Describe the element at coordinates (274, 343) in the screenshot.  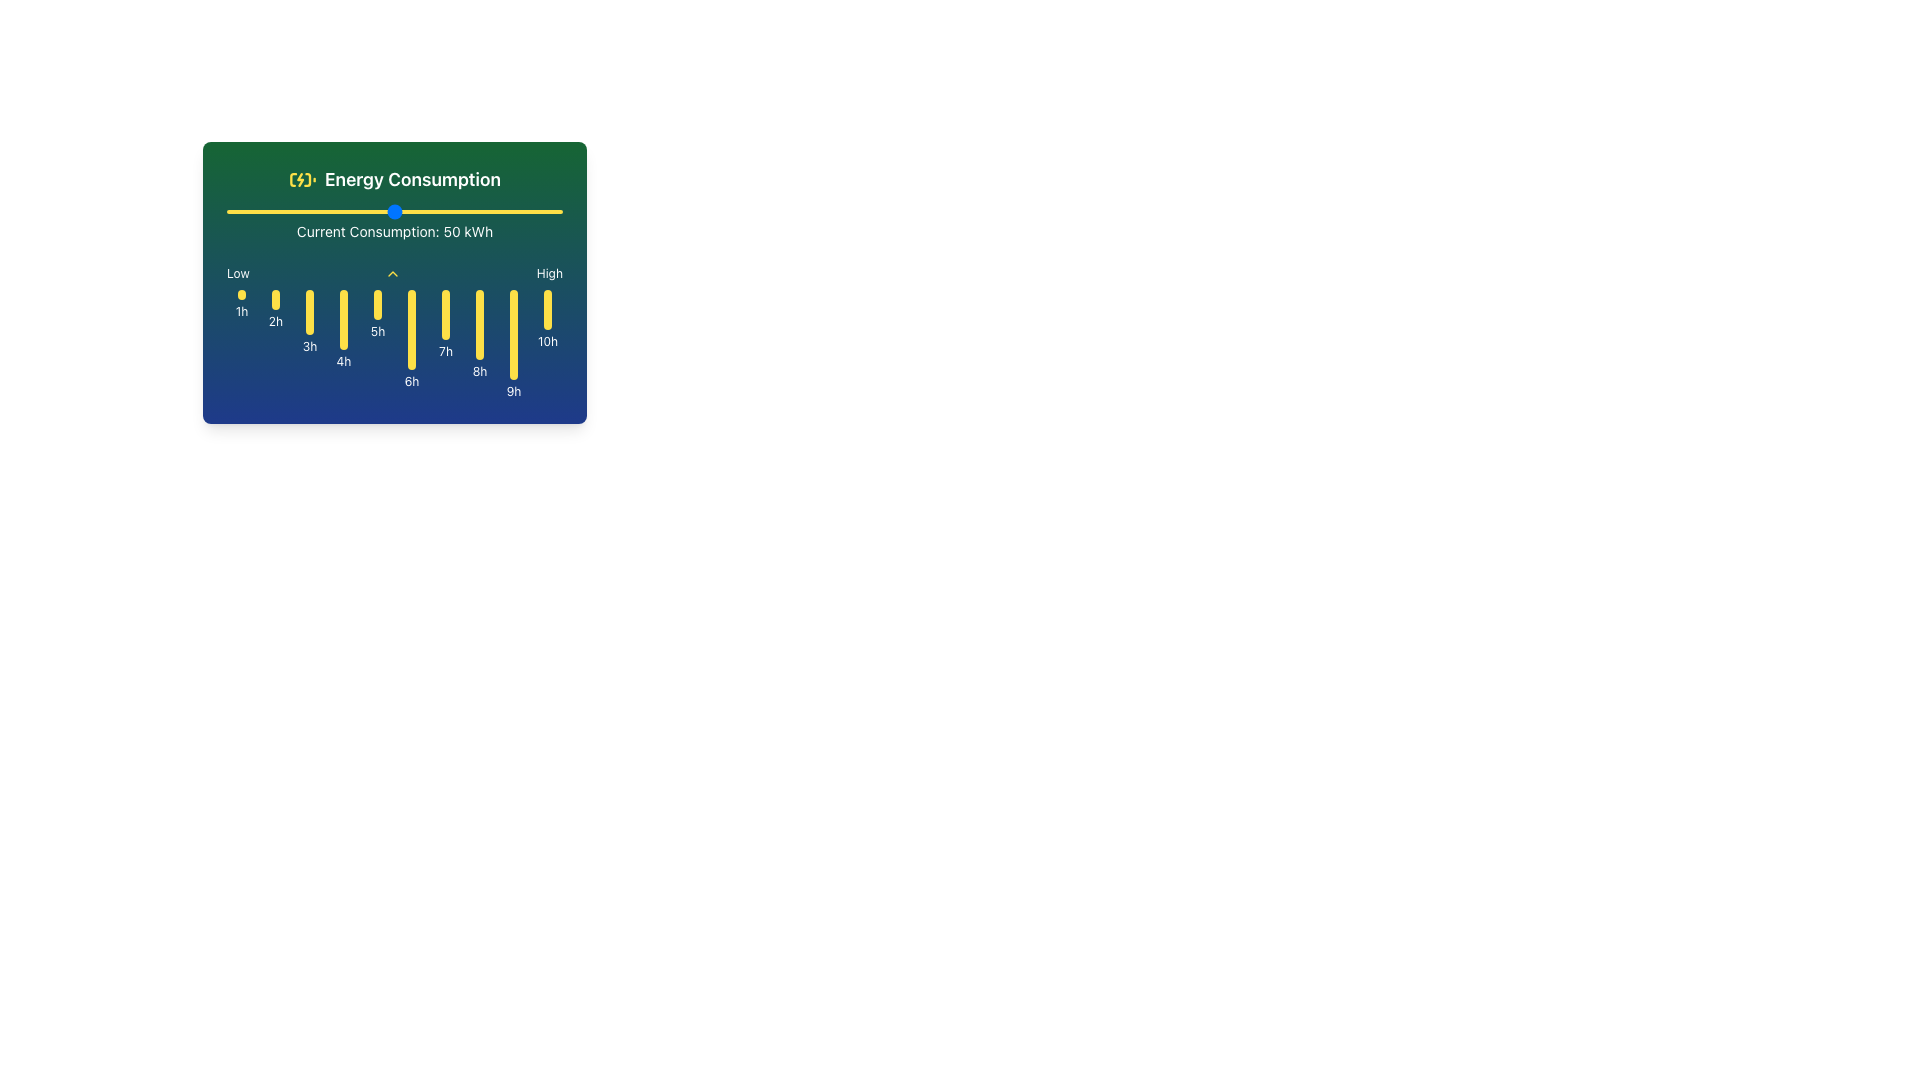
I see `the visual indicator (bar graph component) representing a 2-hour time interval on the energy consumption graph, located under the 'Energy Consumption' section and labeled '2h'` at that location.